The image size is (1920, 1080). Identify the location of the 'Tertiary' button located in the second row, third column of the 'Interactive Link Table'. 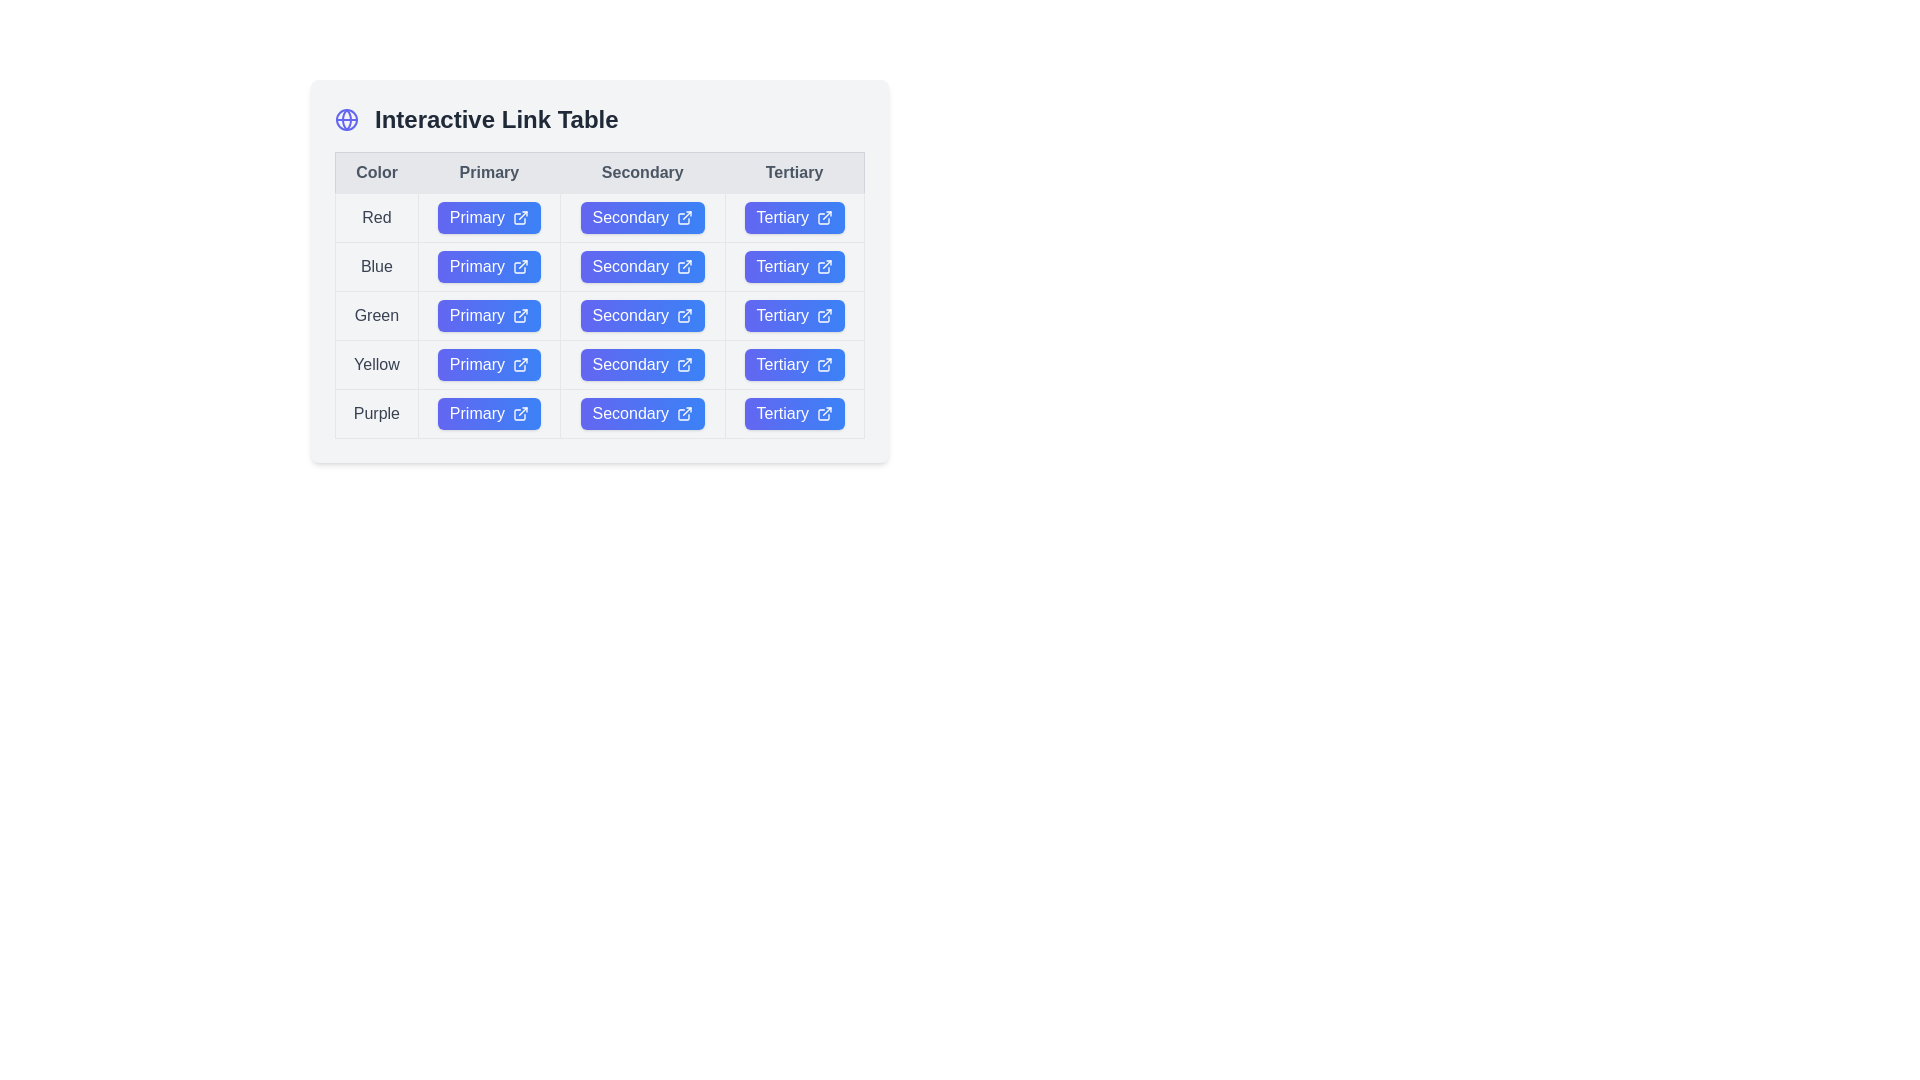
(781, 265).